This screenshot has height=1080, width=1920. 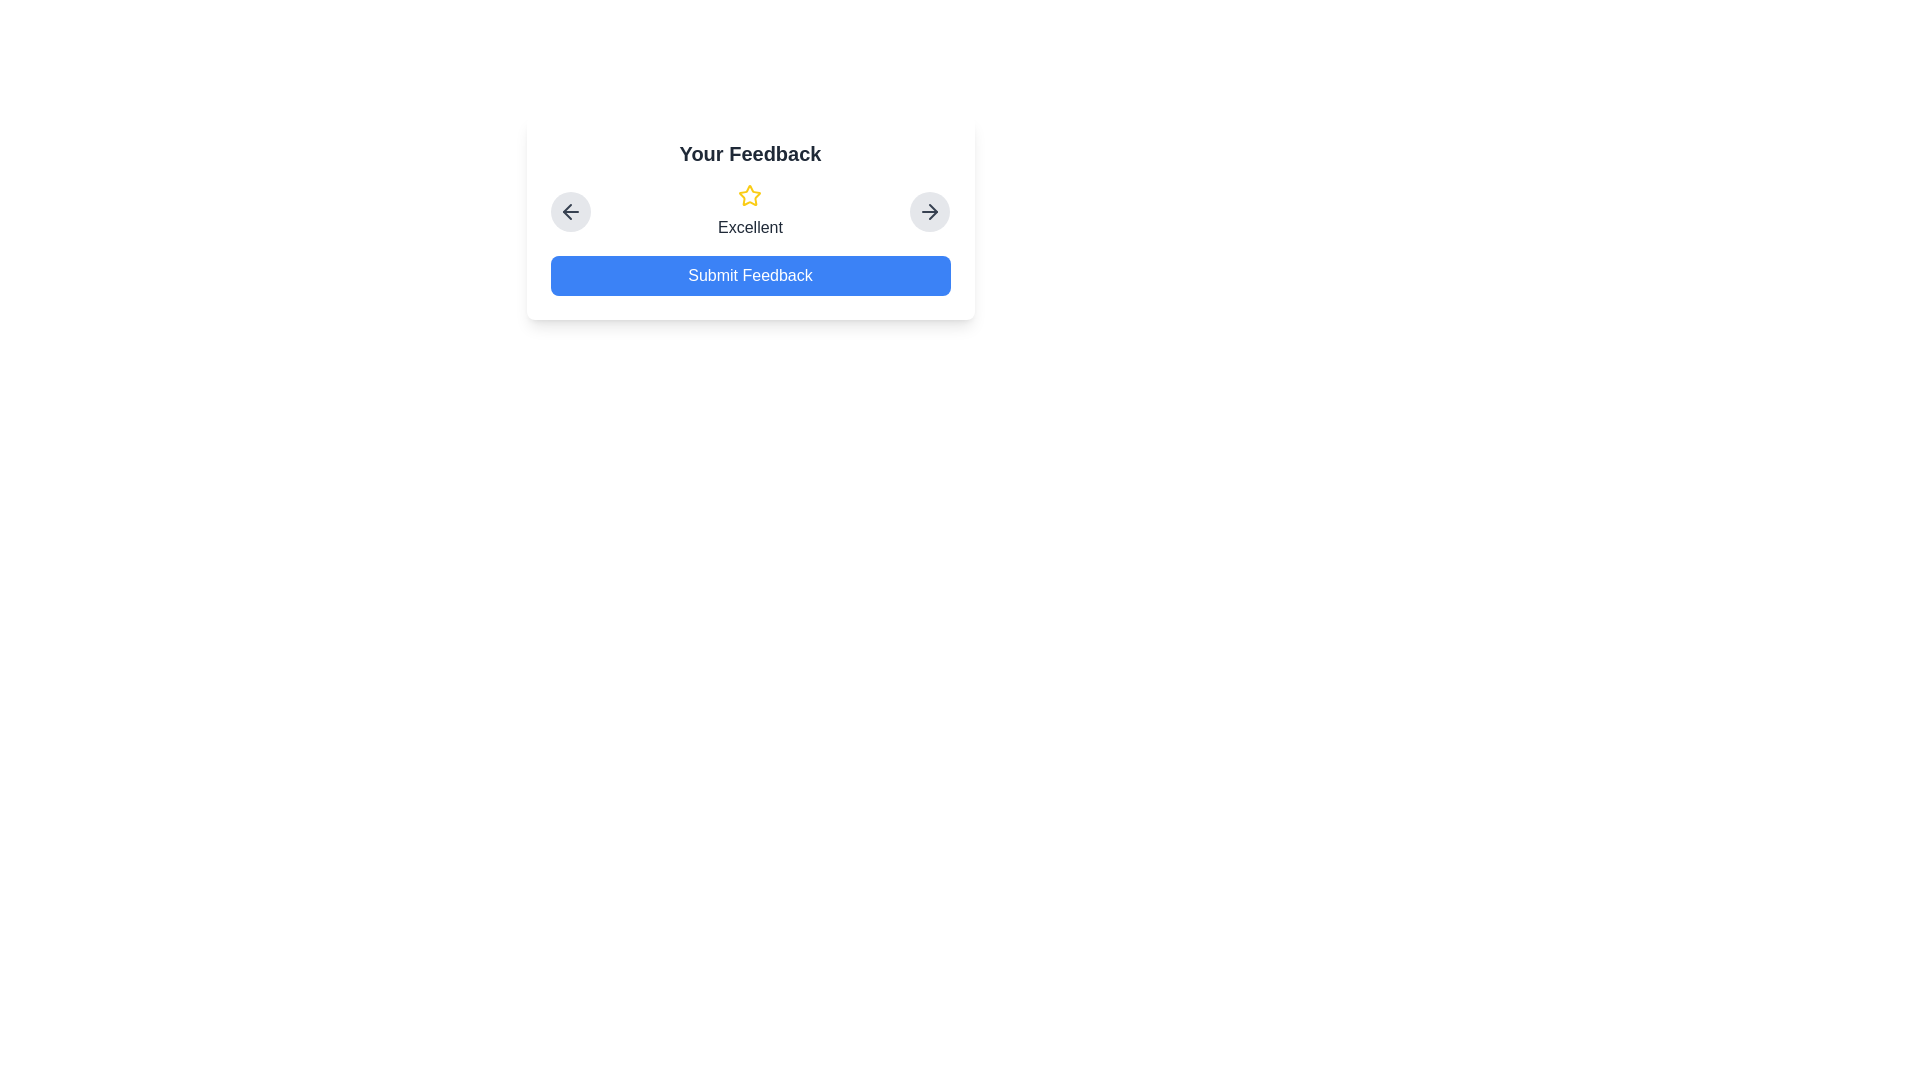 What do you see at coordinates (929, 212) in the screenshot?
I see `the forward progression button located on the right side of the feedback component interface to change its background color` at bounding box center [929, 212].